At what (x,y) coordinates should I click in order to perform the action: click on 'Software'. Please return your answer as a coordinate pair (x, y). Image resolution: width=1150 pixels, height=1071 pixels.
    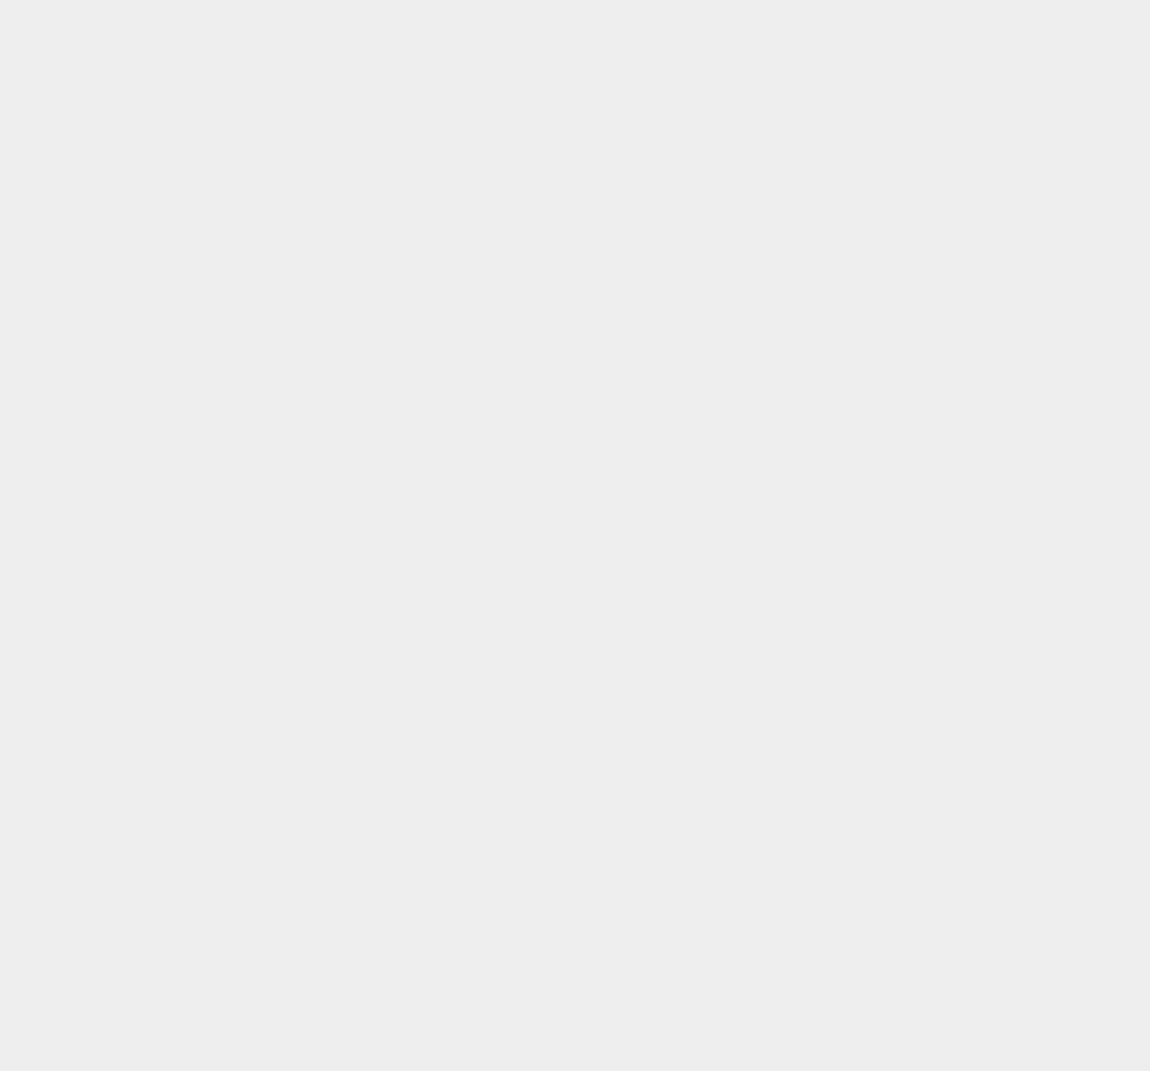
    Looking at the image, I should click on (840, 44).